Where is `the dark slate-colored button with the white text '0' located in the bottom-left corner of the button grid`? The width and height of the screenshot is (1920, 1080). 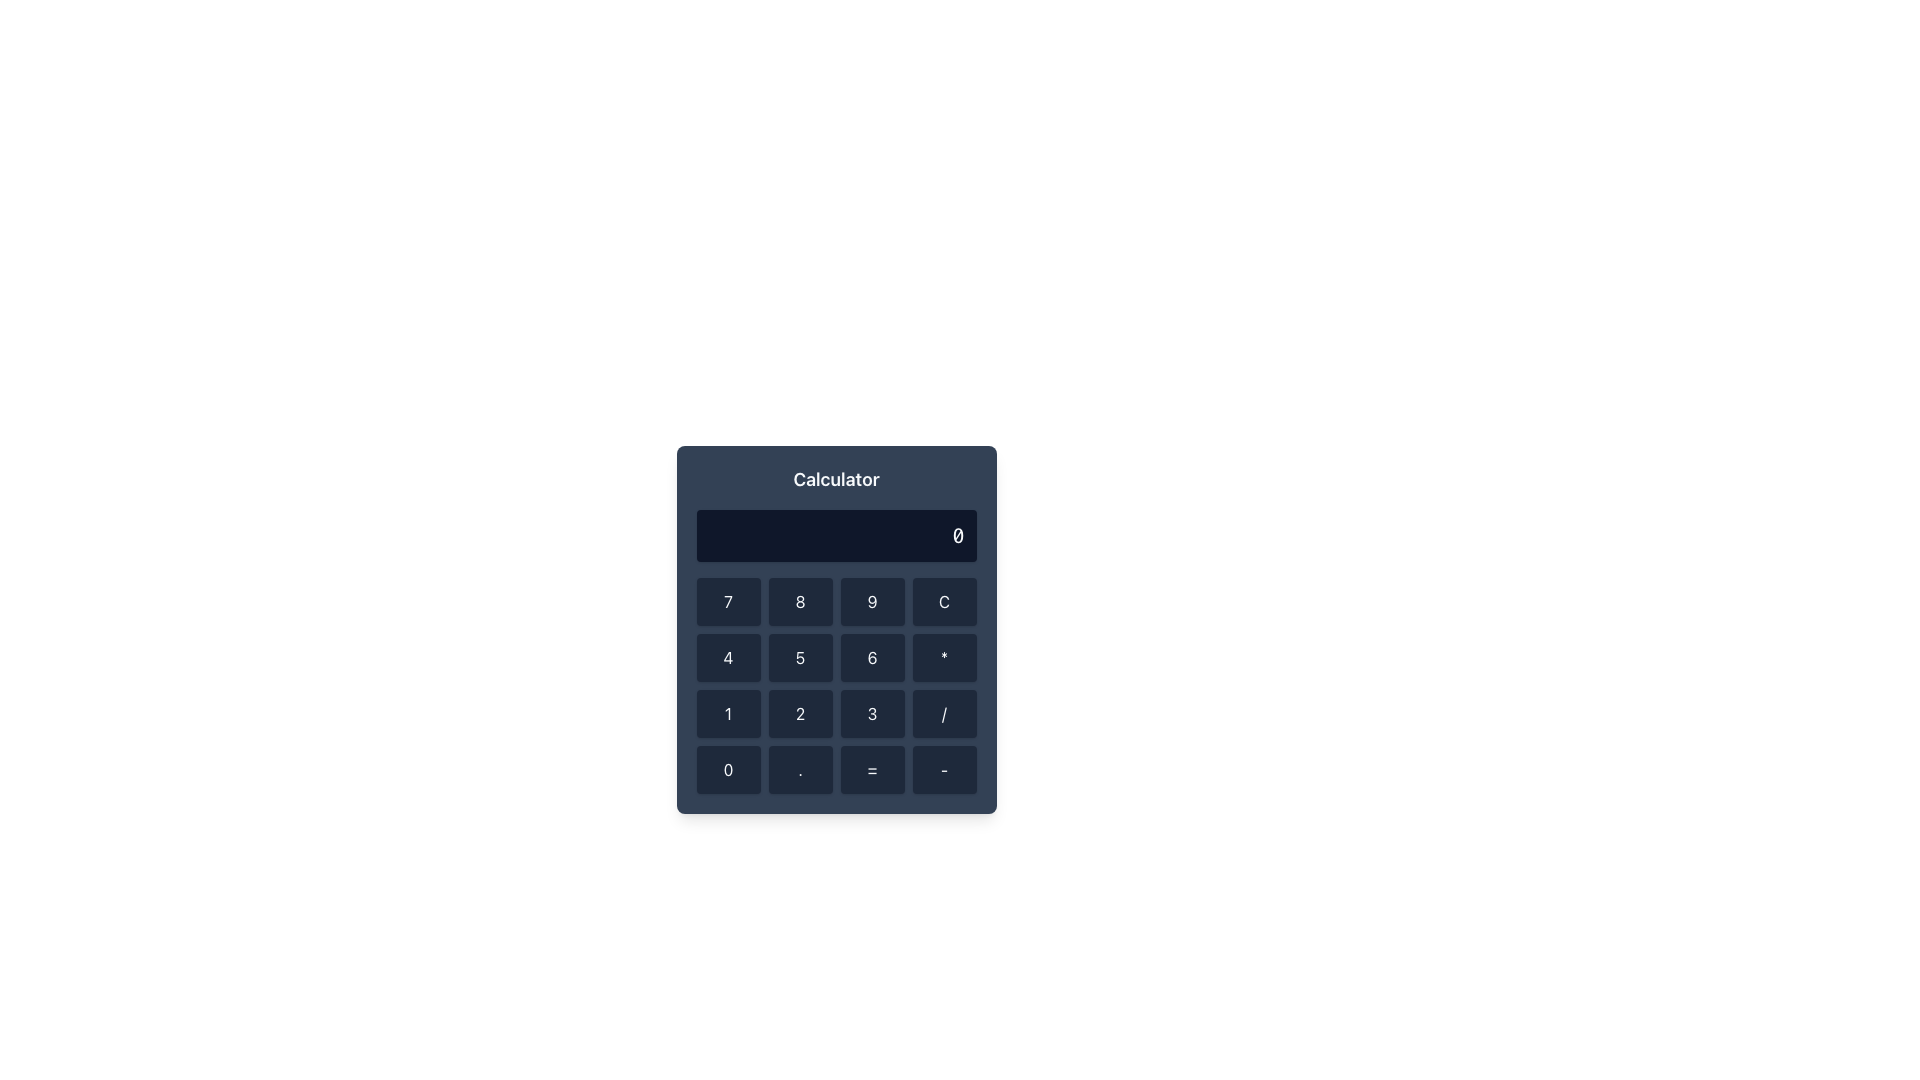
the dark slate-colored button with the white text '0' located in the bottom-left corner of the button grid is located at coordinates (727, 769).